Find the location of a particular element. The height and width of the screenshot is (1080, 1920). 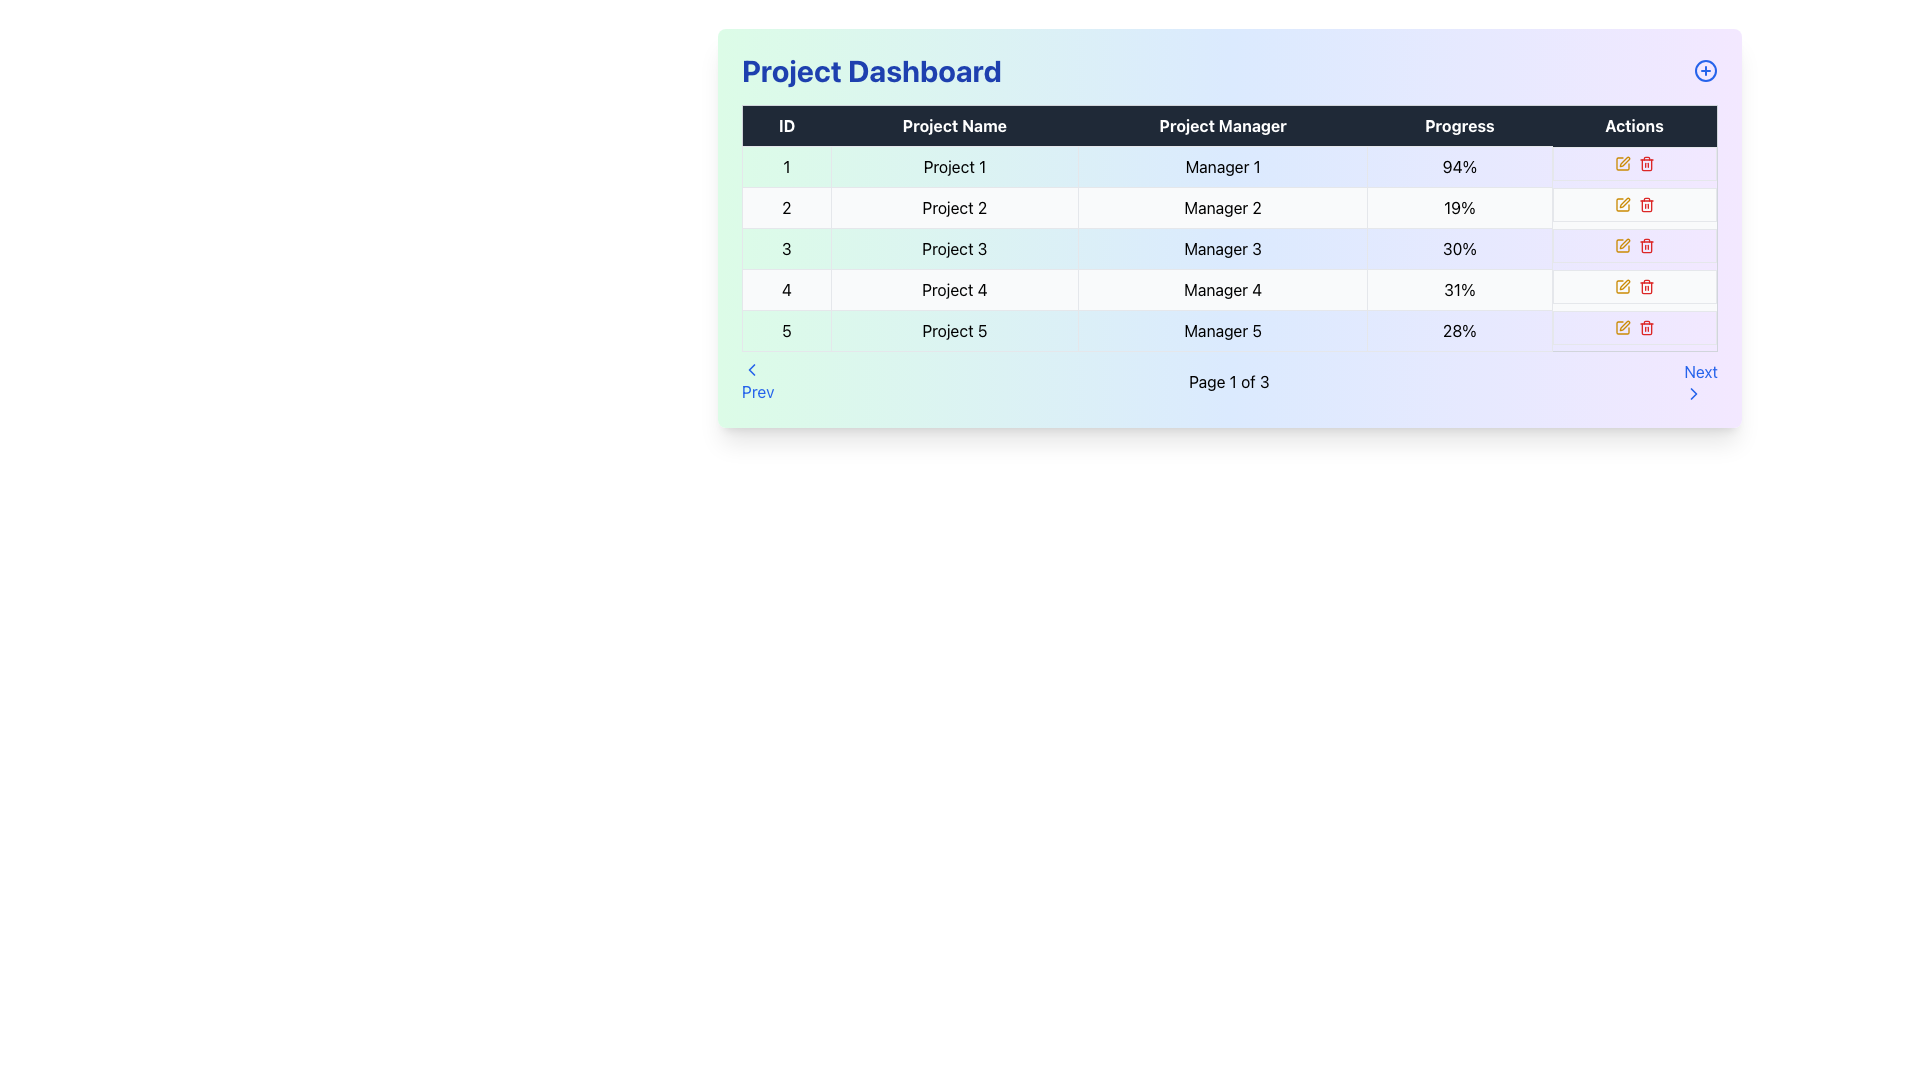

the button located at the top-right corner of the table, closely aligned with the header of the 'Actions' column is located at coordinates (1704, 69).